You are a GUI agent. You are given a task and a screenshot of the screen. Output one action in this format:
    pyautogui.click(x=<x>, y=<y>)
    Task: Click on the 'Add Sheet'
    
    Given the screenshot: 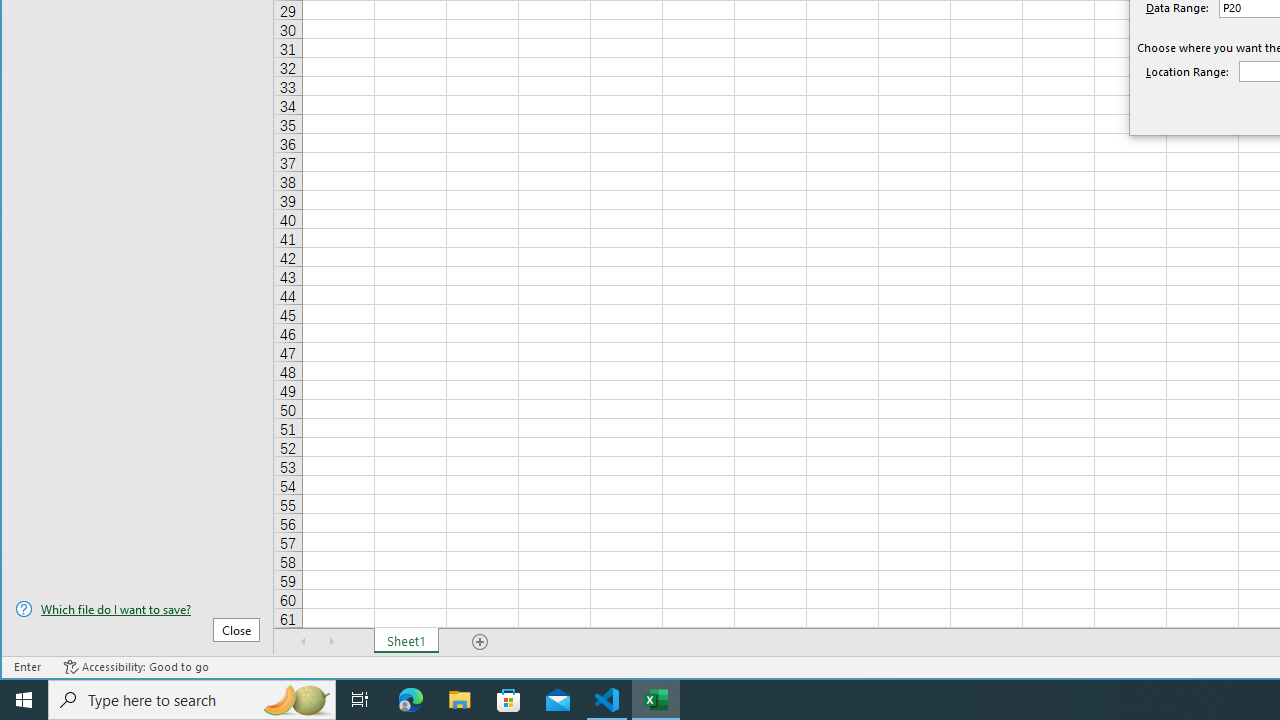 What is the action you would take?
    pyautogui.click(x=481, y=641)
    